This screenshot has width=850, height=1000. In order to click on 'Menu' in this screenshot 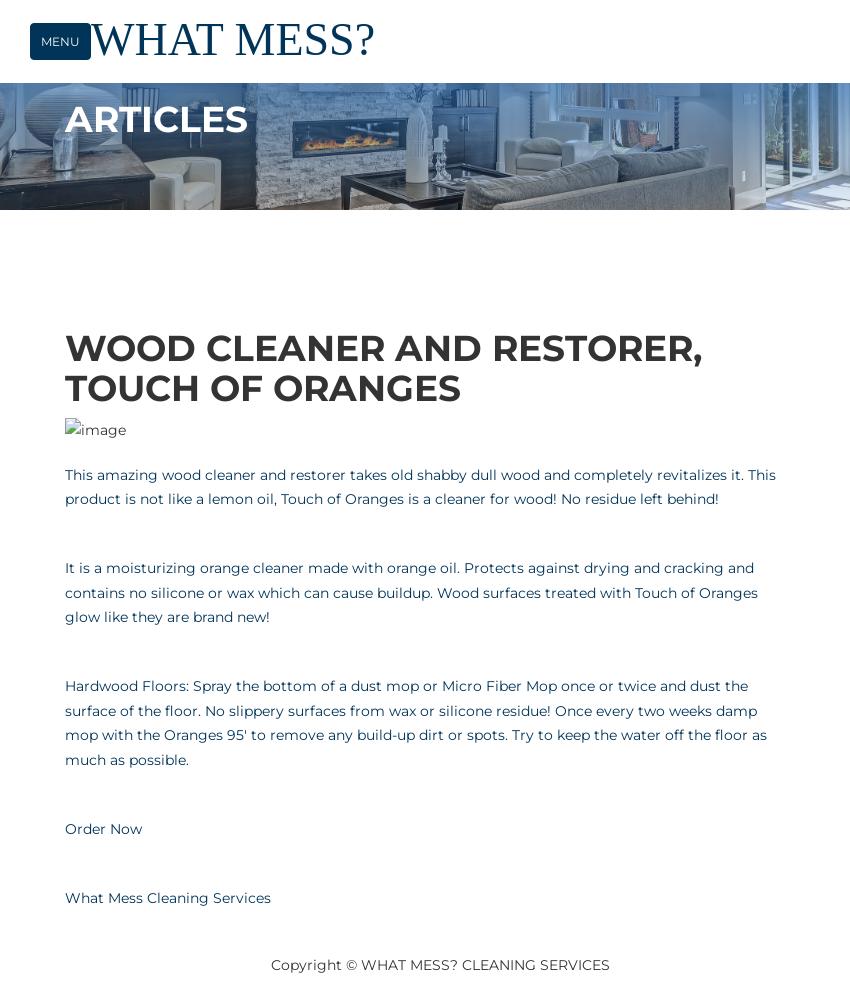, I will do `click(39, 41)`.